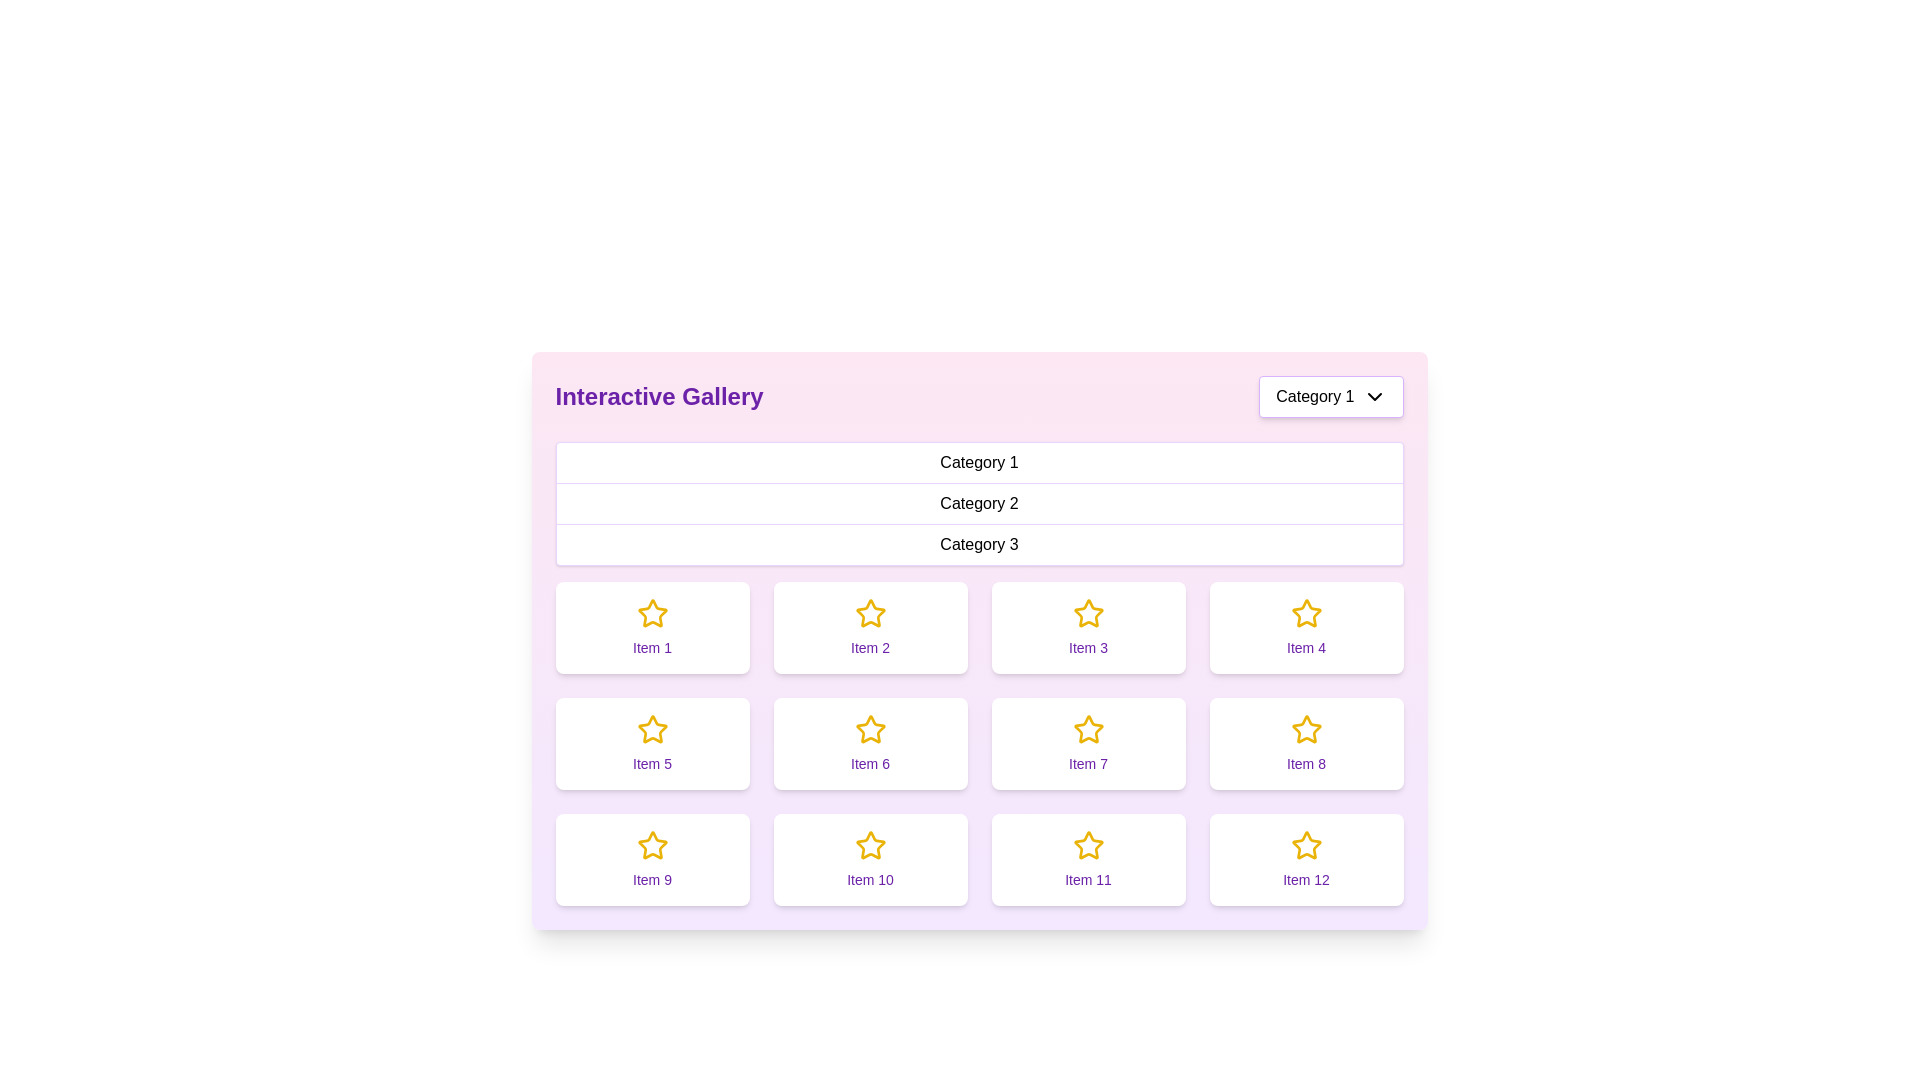  Describe the element at coordinates (1306, 763) in the screenshot. I see `the static text label that identifies the card labeled 'Item 8', located in the second row and fourth column of the gallery interface, below the star icon` at that location.